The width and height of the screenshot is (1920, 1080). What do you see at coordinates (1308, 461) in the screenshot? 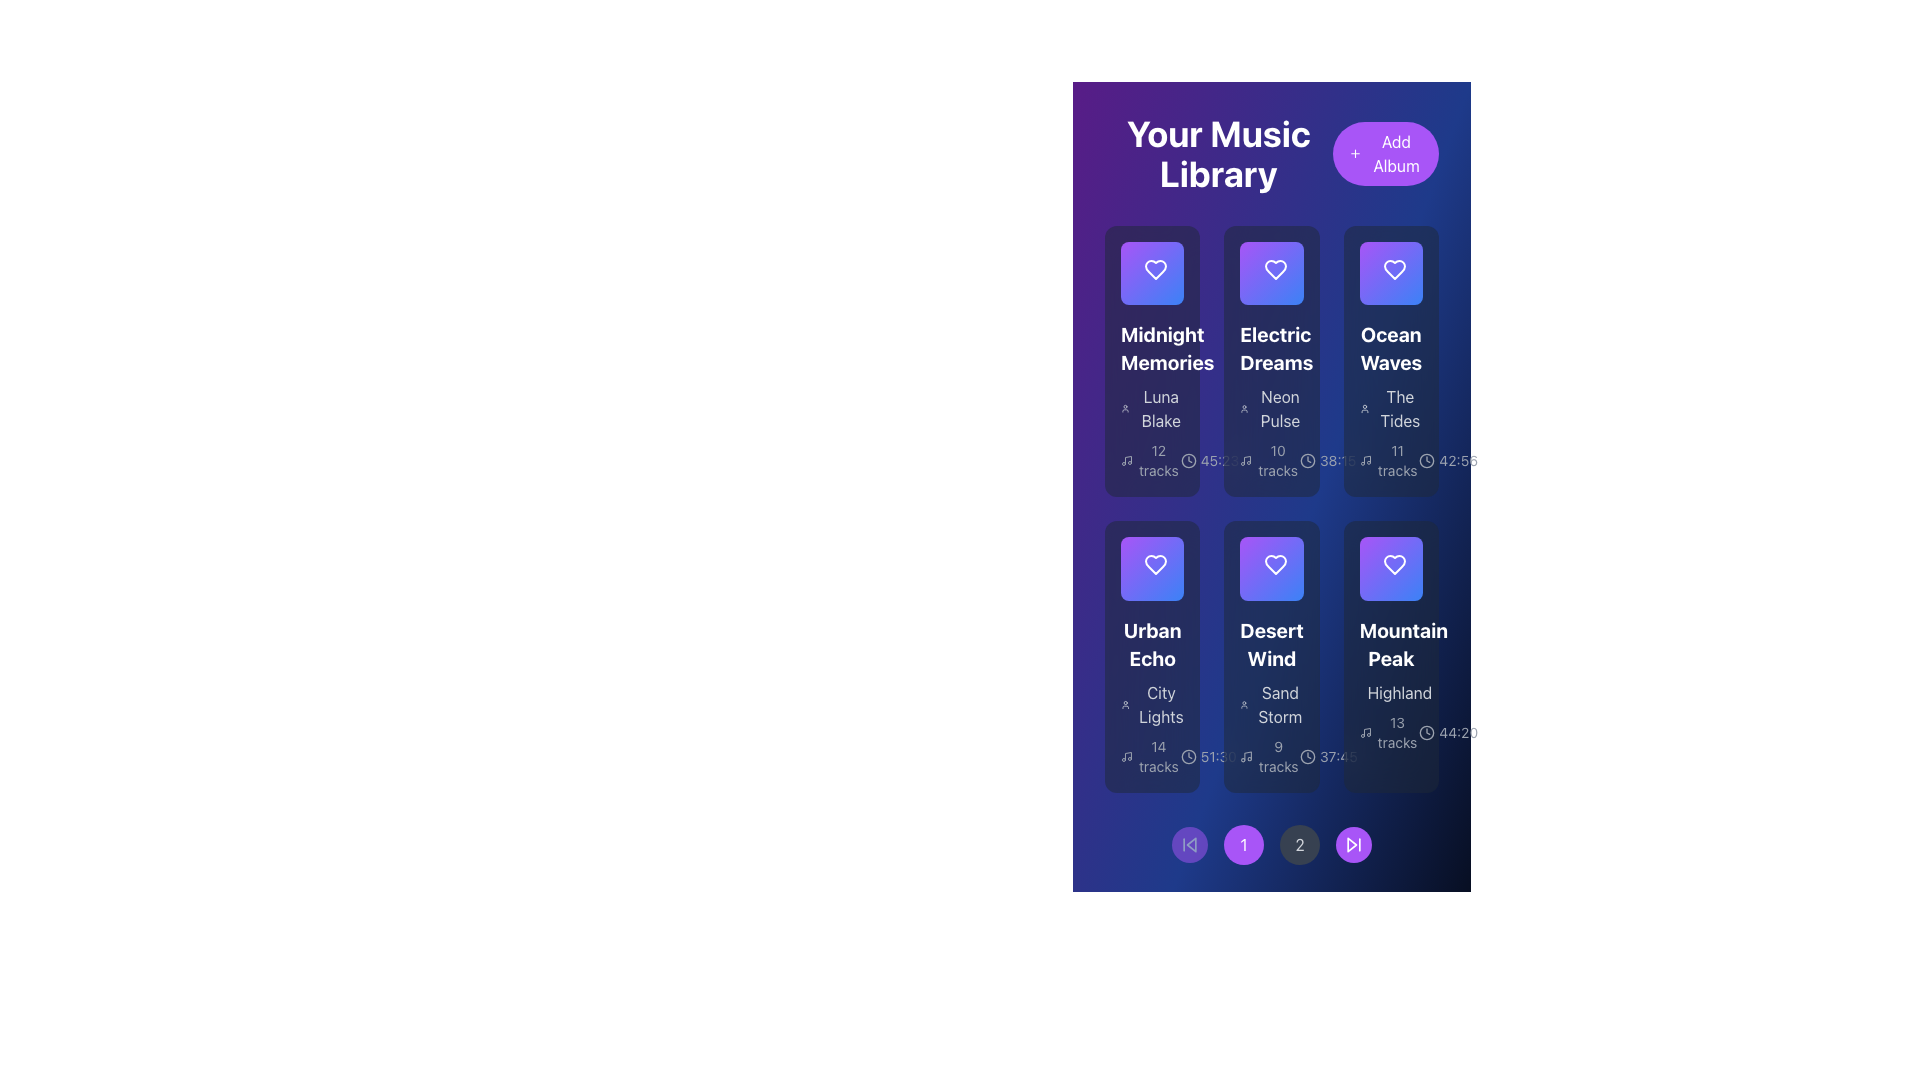
I see `the clock icon representing the total time for the album tracks` at bounding box center [1308, 461].